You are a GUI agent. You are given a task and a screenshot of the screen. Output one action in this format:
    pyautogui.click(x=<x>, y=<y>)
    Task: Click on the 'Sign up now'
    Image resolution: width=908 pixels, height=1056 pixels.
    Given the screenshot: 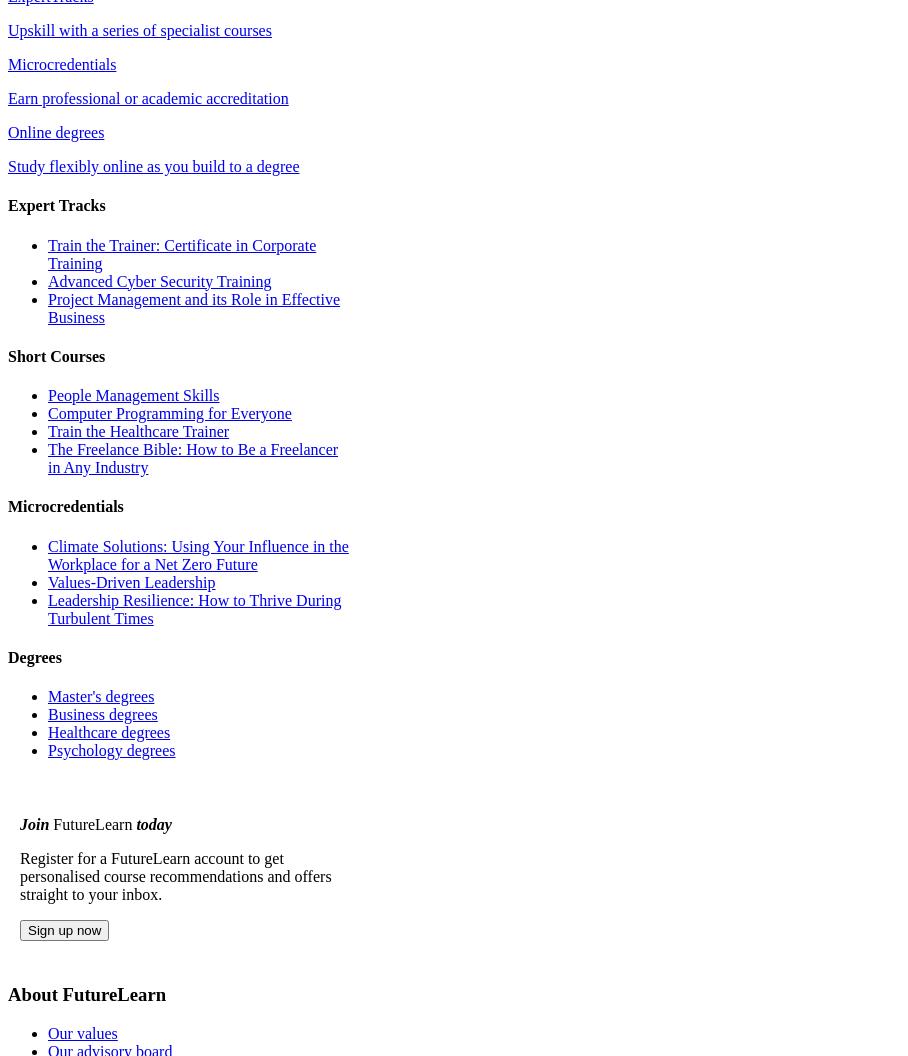 What is the action you would take?
    pyautogui.click(x=64, y=930)
    